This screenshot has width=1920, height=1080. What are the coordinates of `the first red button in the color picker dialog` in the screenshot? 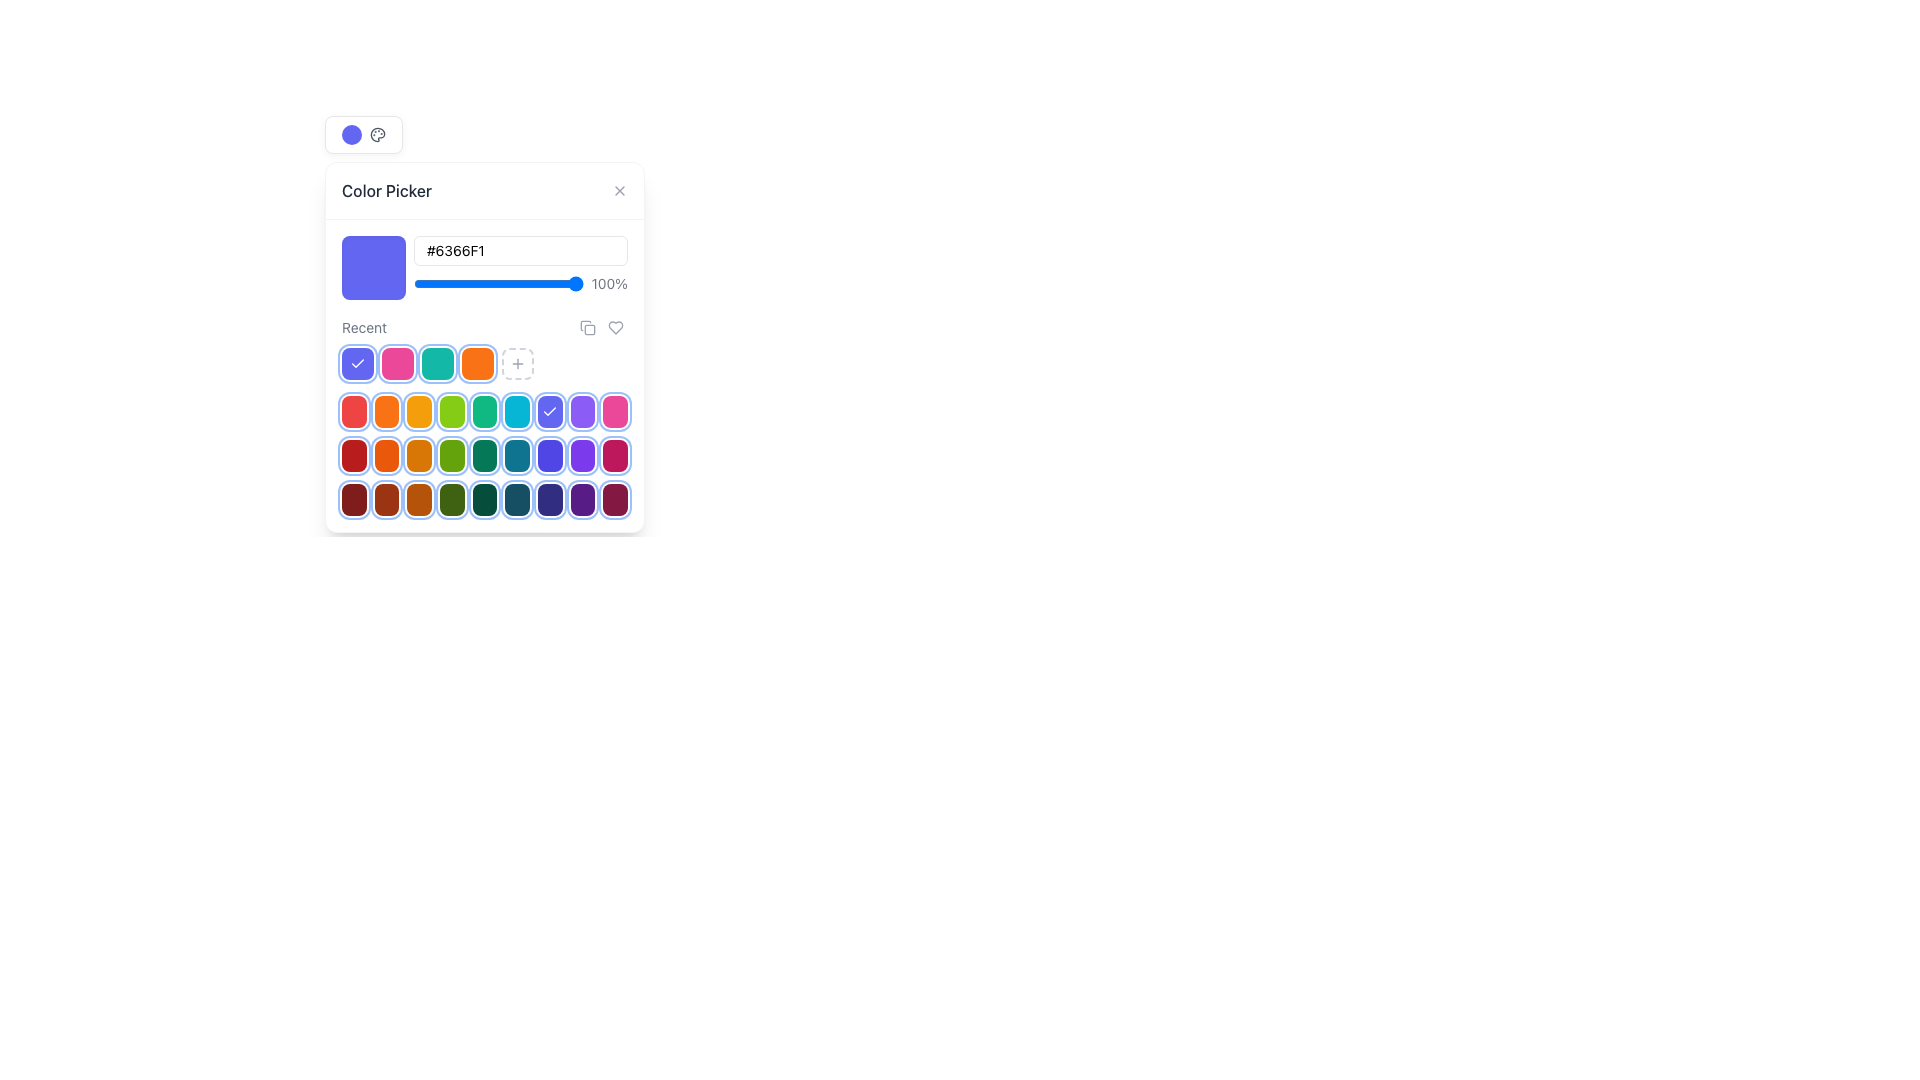 It's located at (354, 455).